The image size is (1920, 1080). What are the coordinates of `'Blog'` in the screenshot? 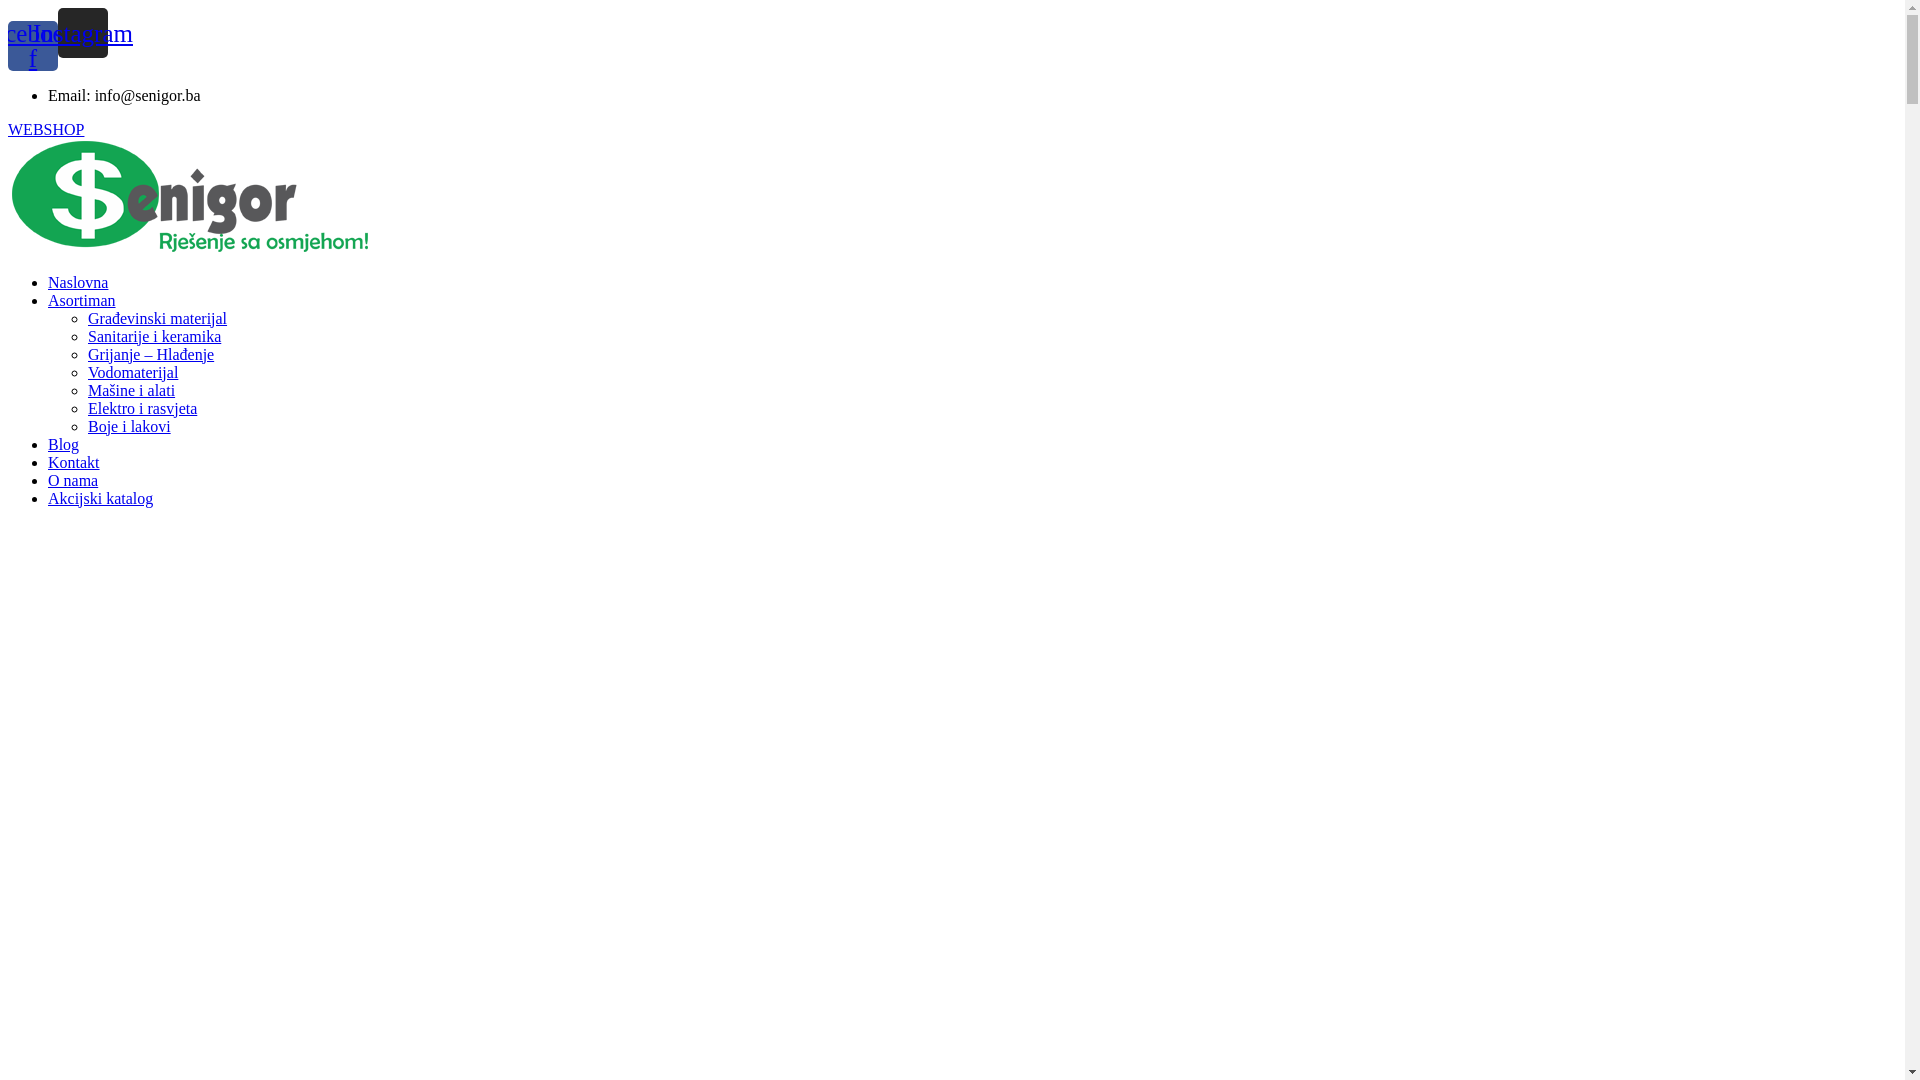 It's located at (63, 443).